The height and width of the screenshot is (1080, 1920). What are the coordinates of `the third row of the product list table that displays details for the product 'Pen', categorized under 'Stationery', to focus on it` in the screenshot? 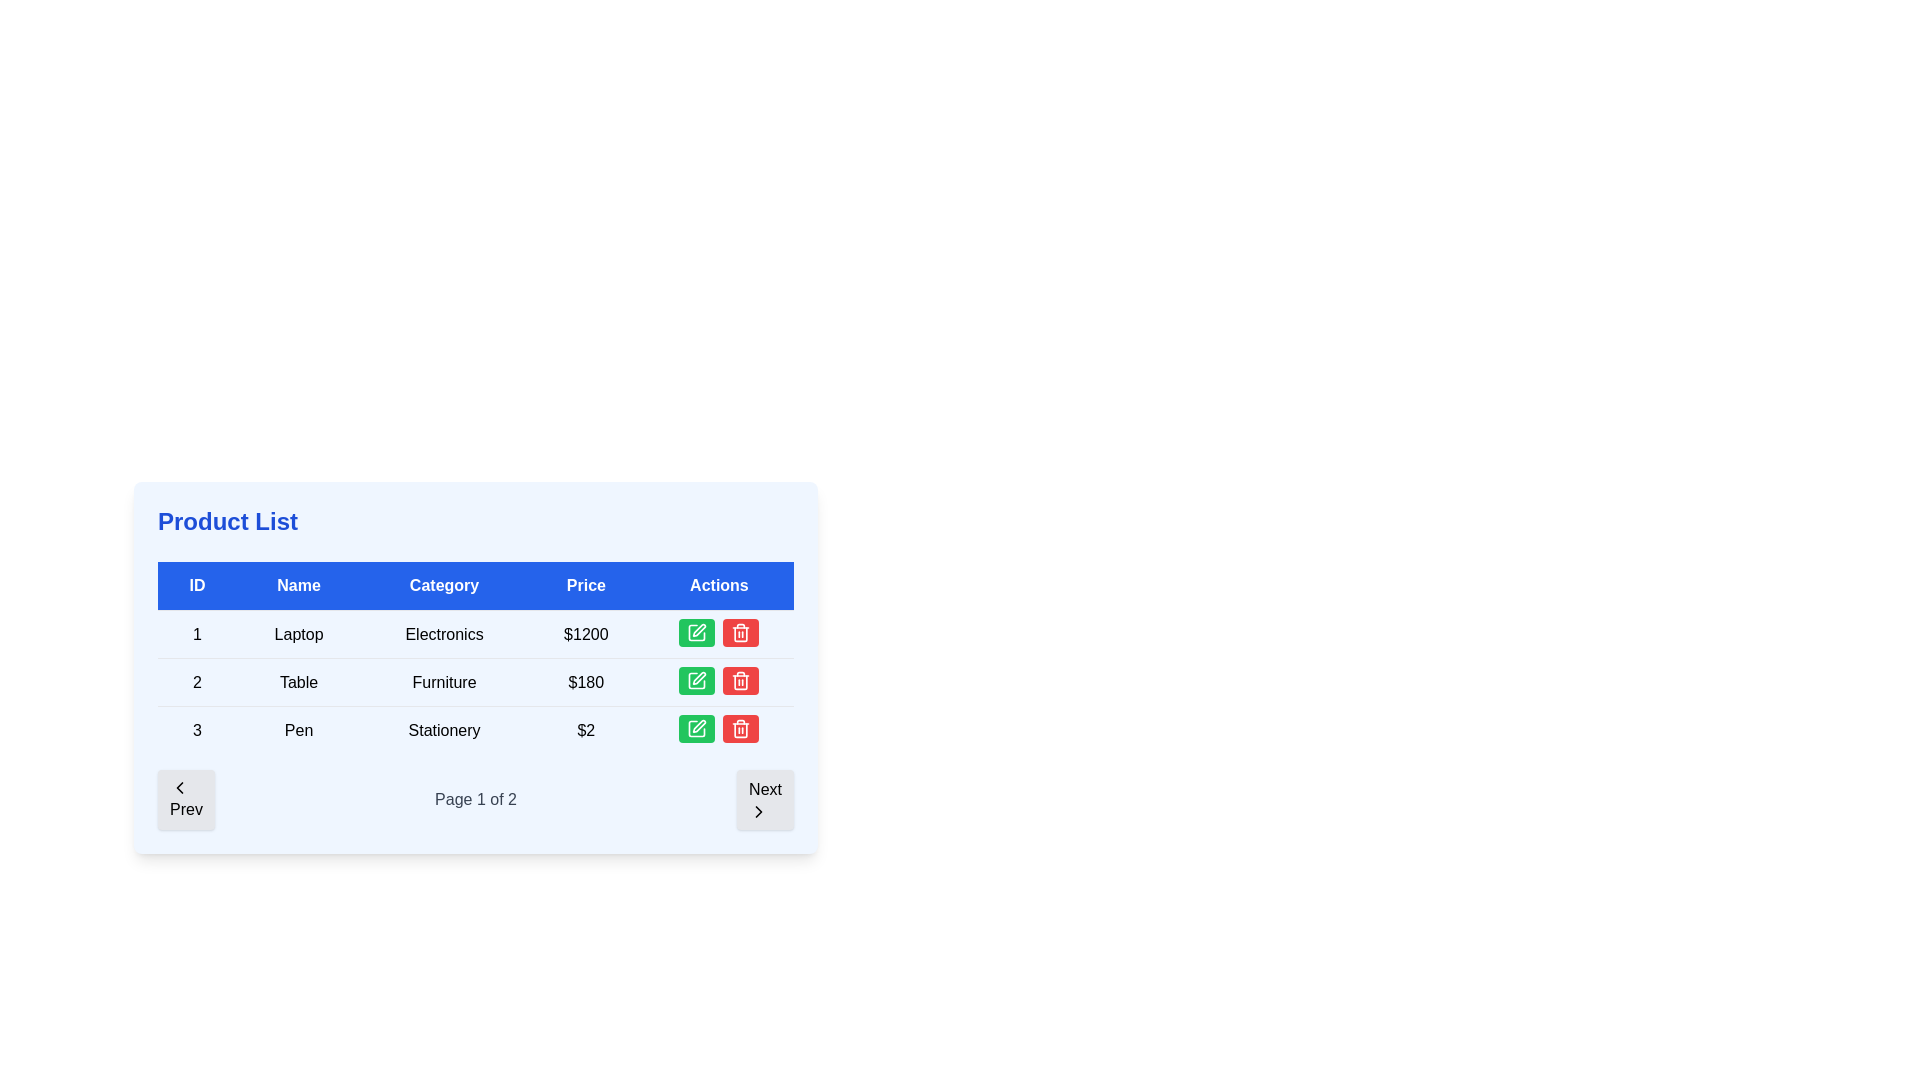 It's located at (474, 729).